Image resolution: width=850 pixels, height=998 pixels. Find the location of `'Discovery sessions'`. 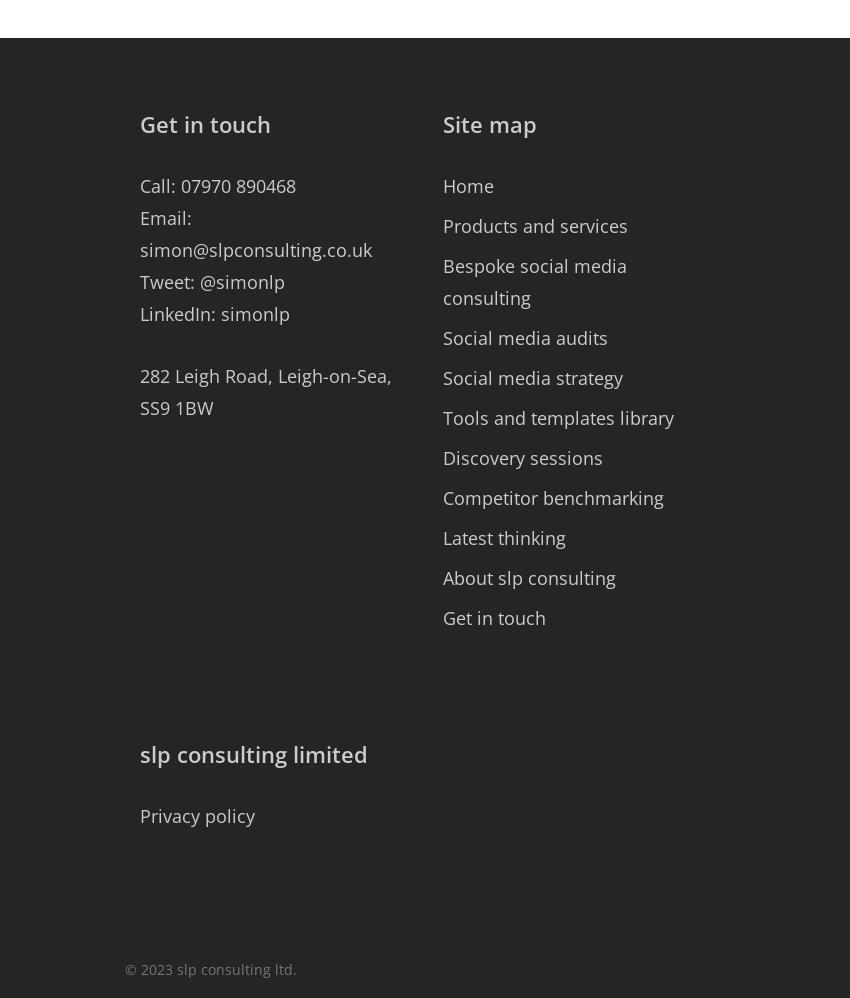

'Discovery sessions' is located at coordinates (522, 456).